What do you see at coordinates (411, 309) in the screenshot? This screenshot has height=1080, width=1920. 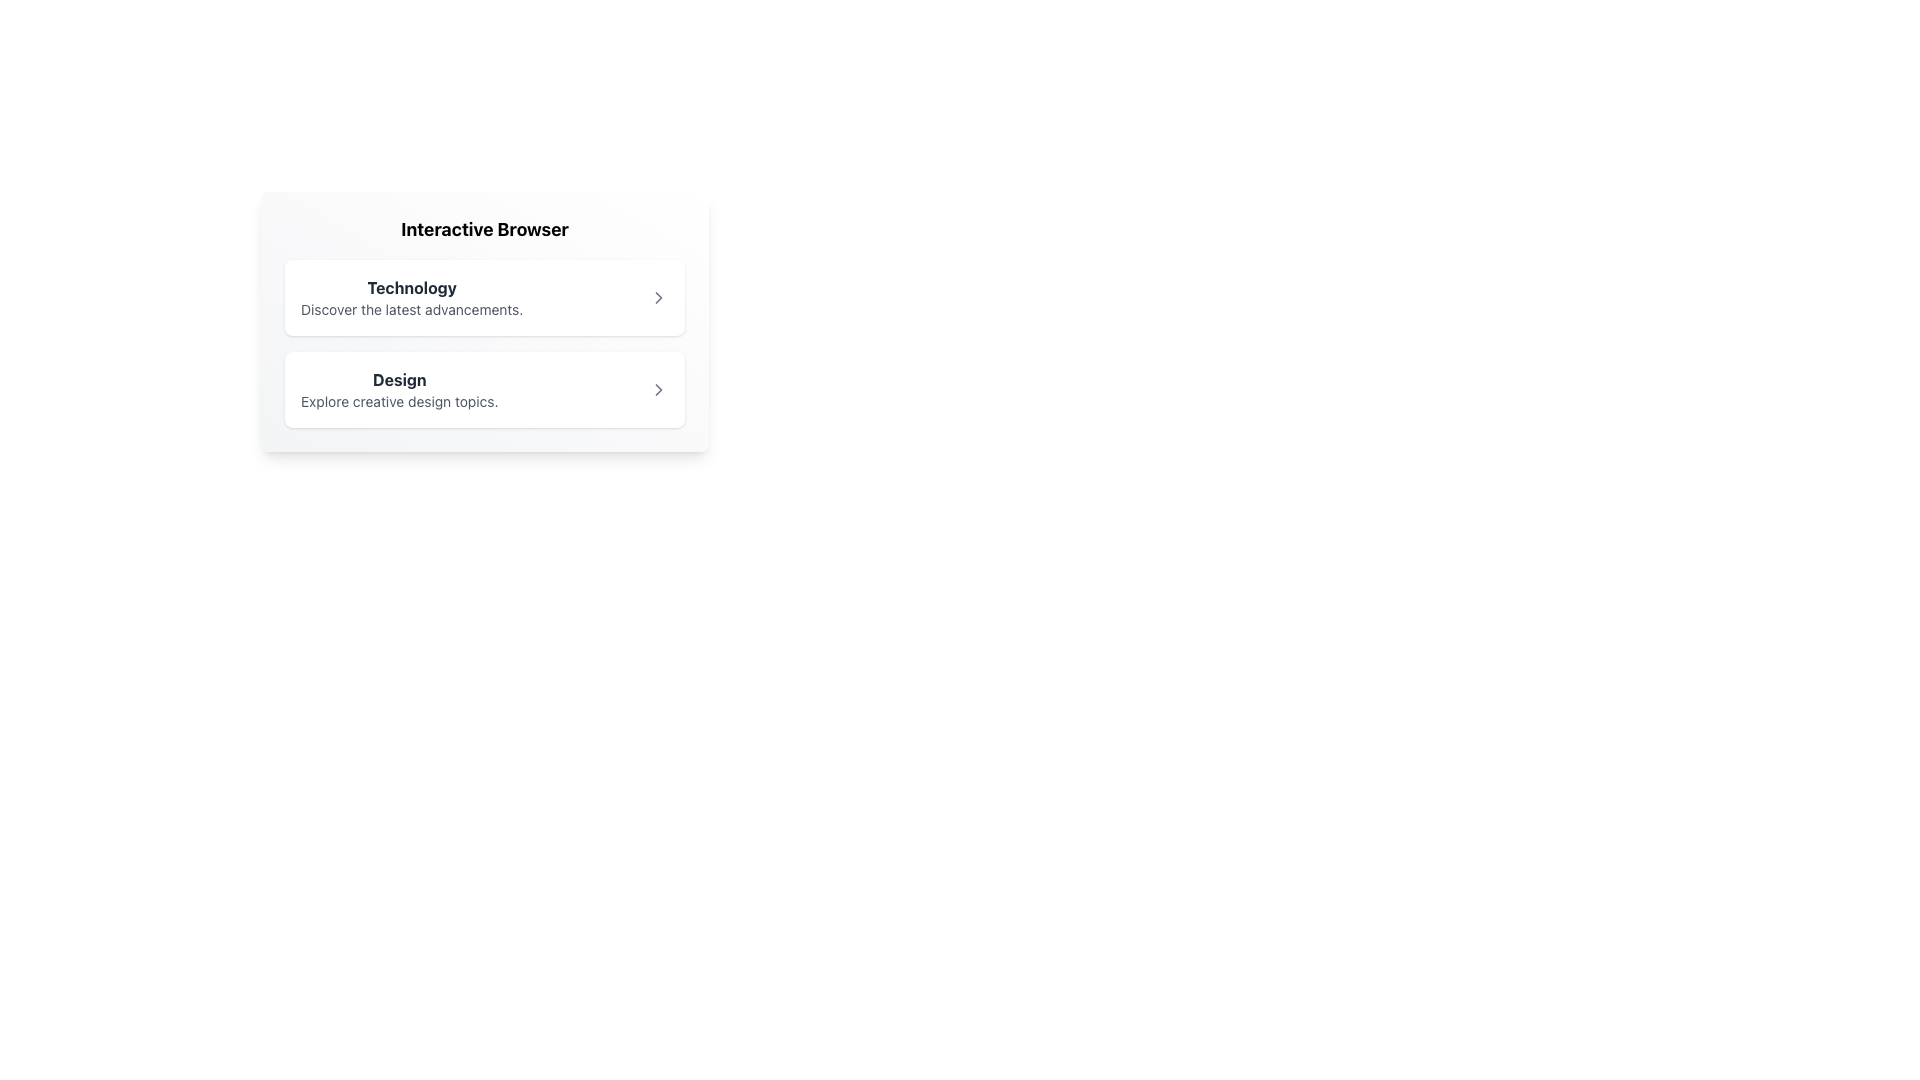 I see `the text snippet reading 'Discover the latest advancements.' located below the bold 'Technology' heading within a bordered rectangular section` at bounding box center [411, 309].